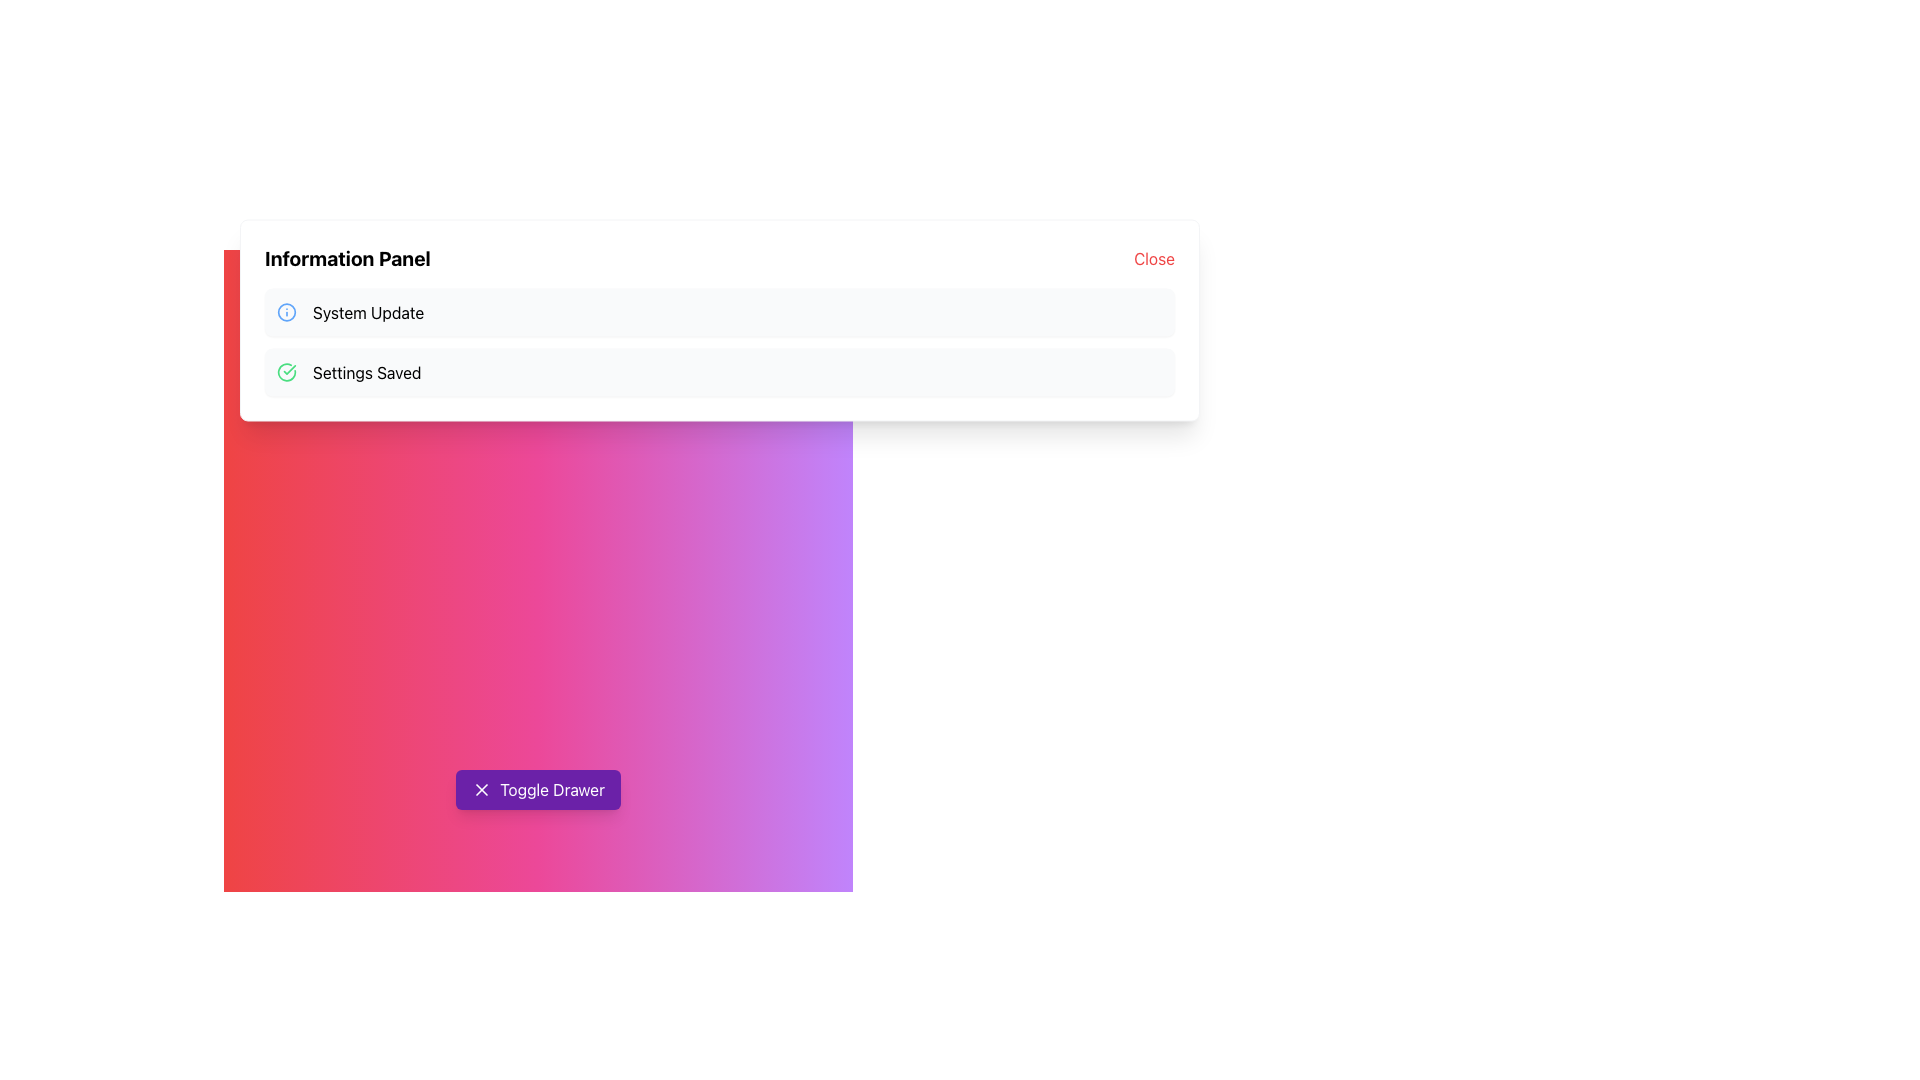  What do you see at coordinates (538, 789) in the screenshot?
I see `the 'Toggle Drawer' button, which is a rectangular button with a purple background and white text, featuring an 'X' icon on the left side, located near the bottom center of the interface` at bounding box center [538, 789].